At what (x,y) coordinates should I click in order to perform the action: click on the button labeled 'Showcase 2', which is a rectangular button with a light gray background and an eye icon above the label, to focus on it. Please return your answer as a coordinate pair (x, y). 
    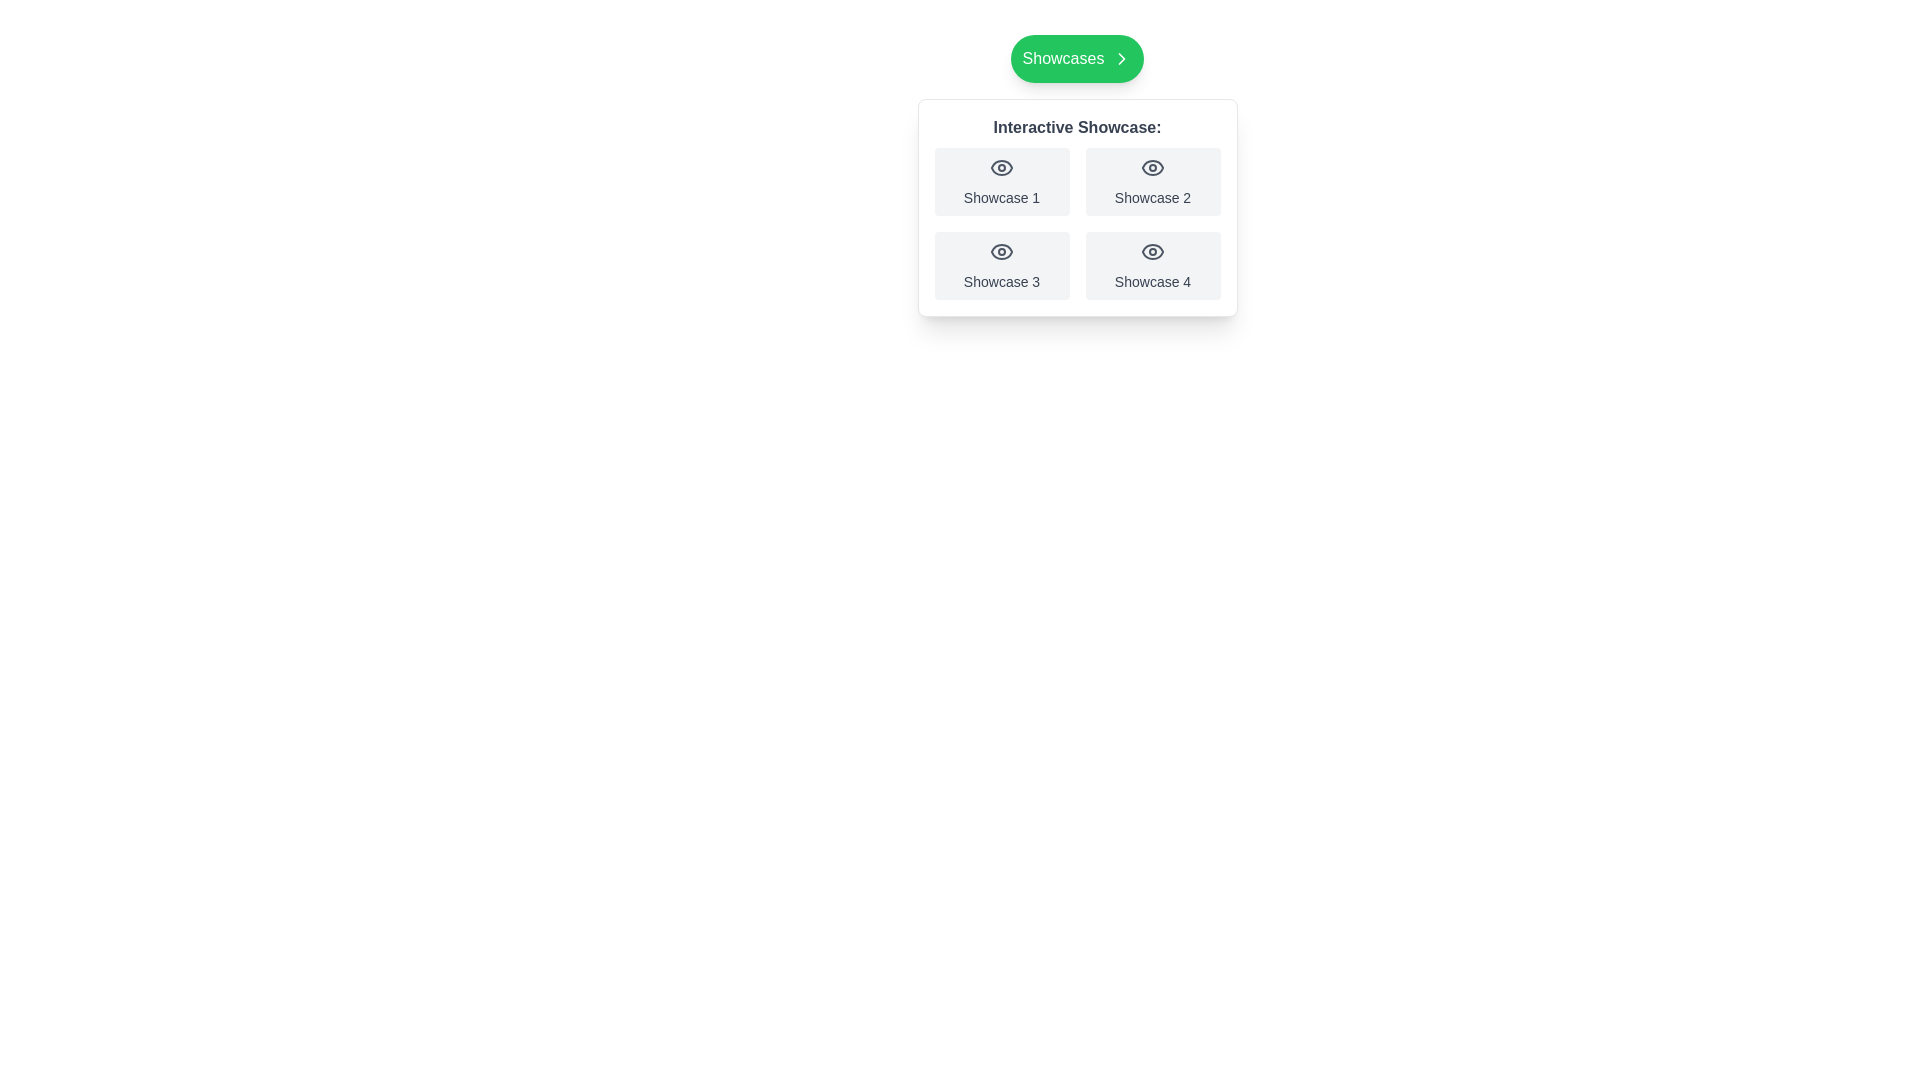
    Looking at the image, I should click on (1152, 181).